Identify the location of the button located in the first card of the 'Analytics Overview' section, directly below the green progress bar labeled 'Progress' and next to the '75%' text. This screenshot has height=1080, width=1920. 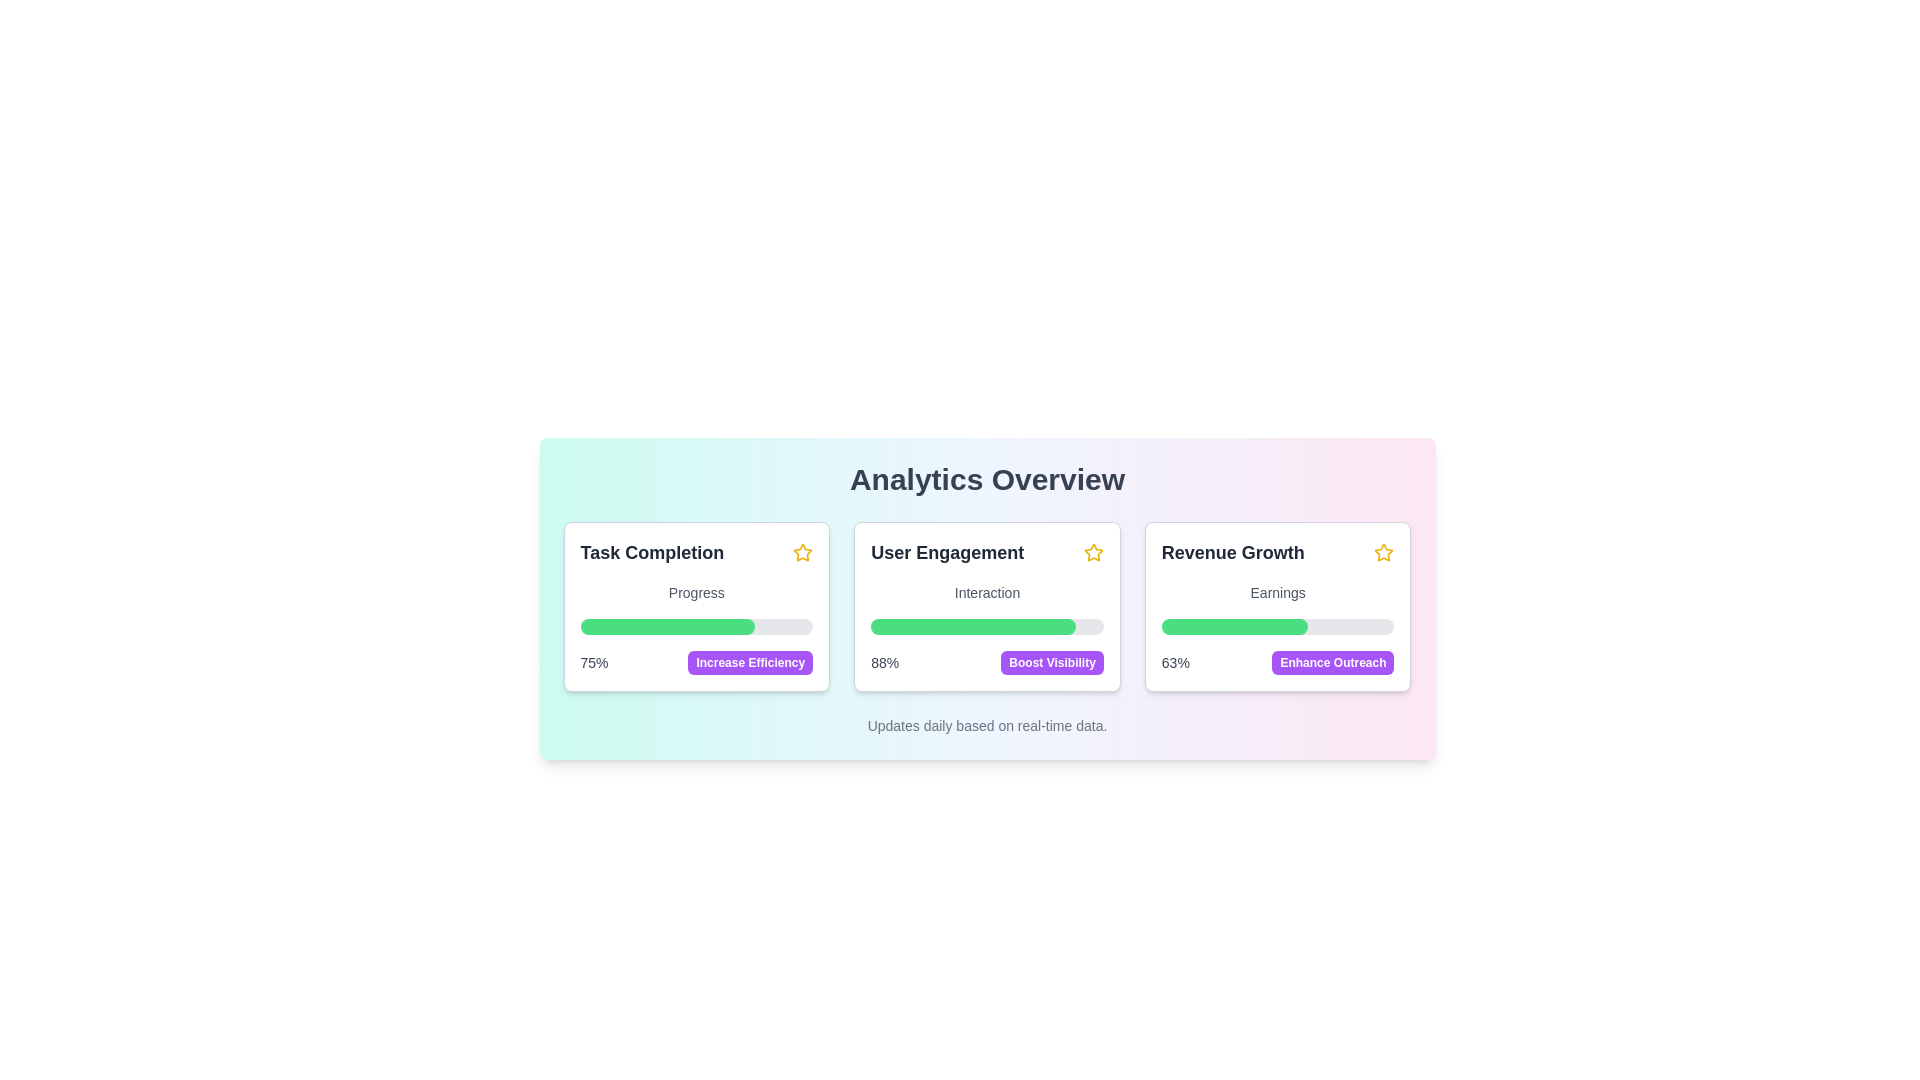
(749, 663).